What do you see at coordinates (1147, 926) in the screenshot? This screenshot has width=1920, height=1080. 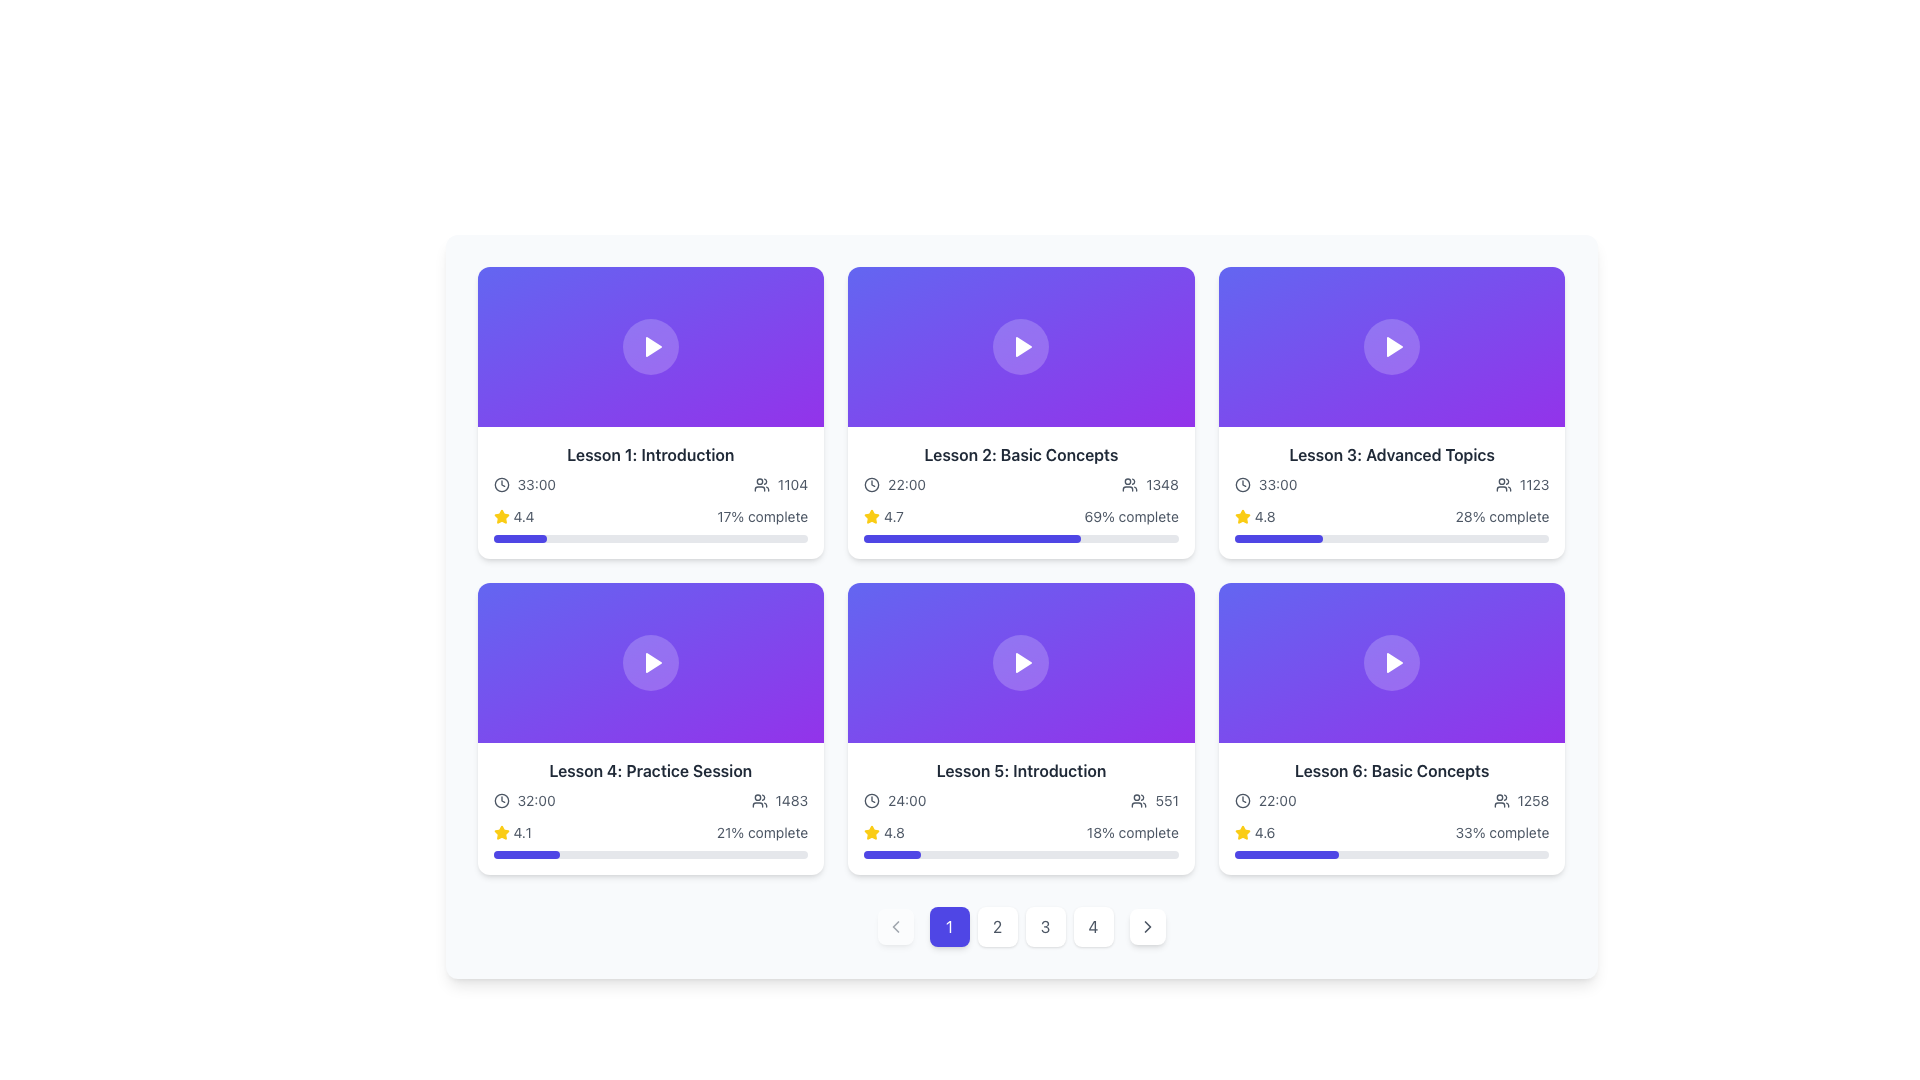 I see `the circular navigation icon located at the bottom right corner of the page` at bounding box center [1147, 926].